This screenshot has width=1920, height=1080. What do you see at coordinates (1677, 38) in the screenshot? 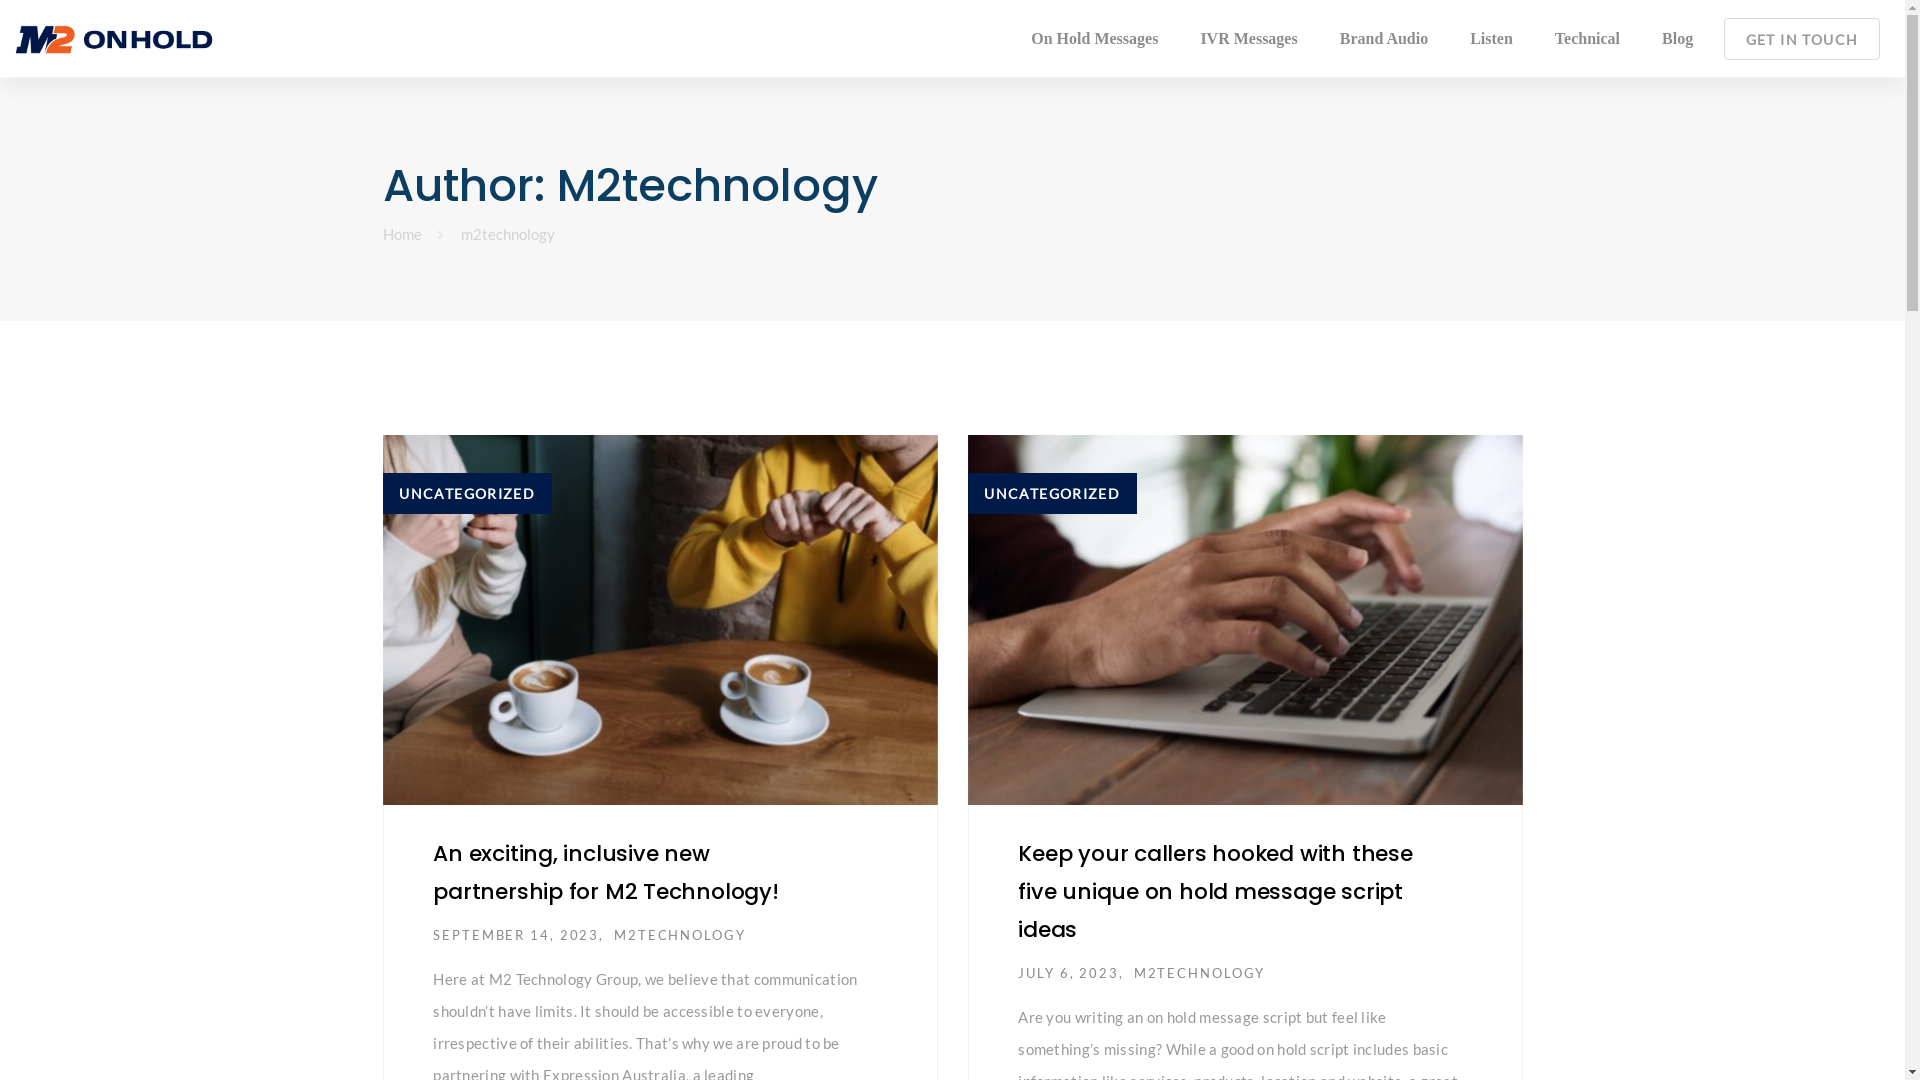
I see `'Blog'` at bounding box center [1677, 38].